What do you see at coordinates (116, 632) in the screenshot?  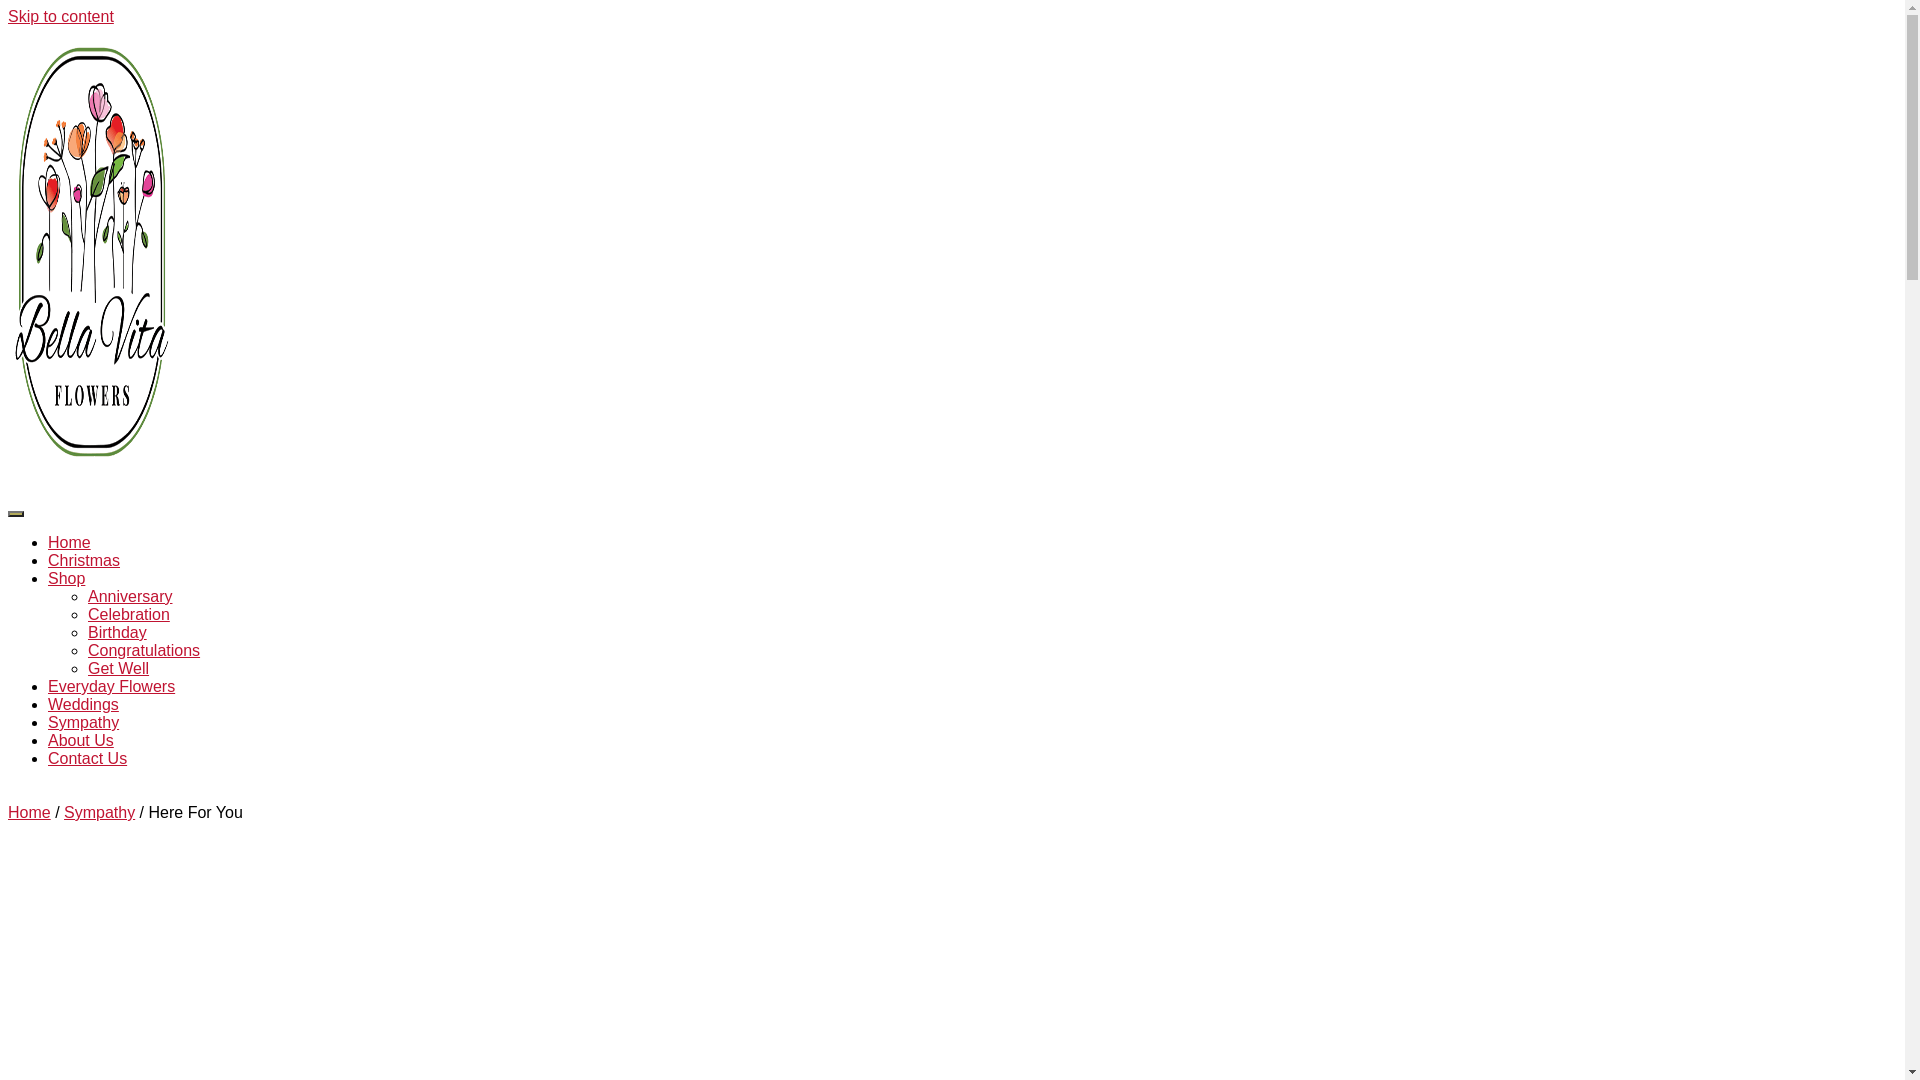 I see `'Birthday'` at bounding box center [116, 632].